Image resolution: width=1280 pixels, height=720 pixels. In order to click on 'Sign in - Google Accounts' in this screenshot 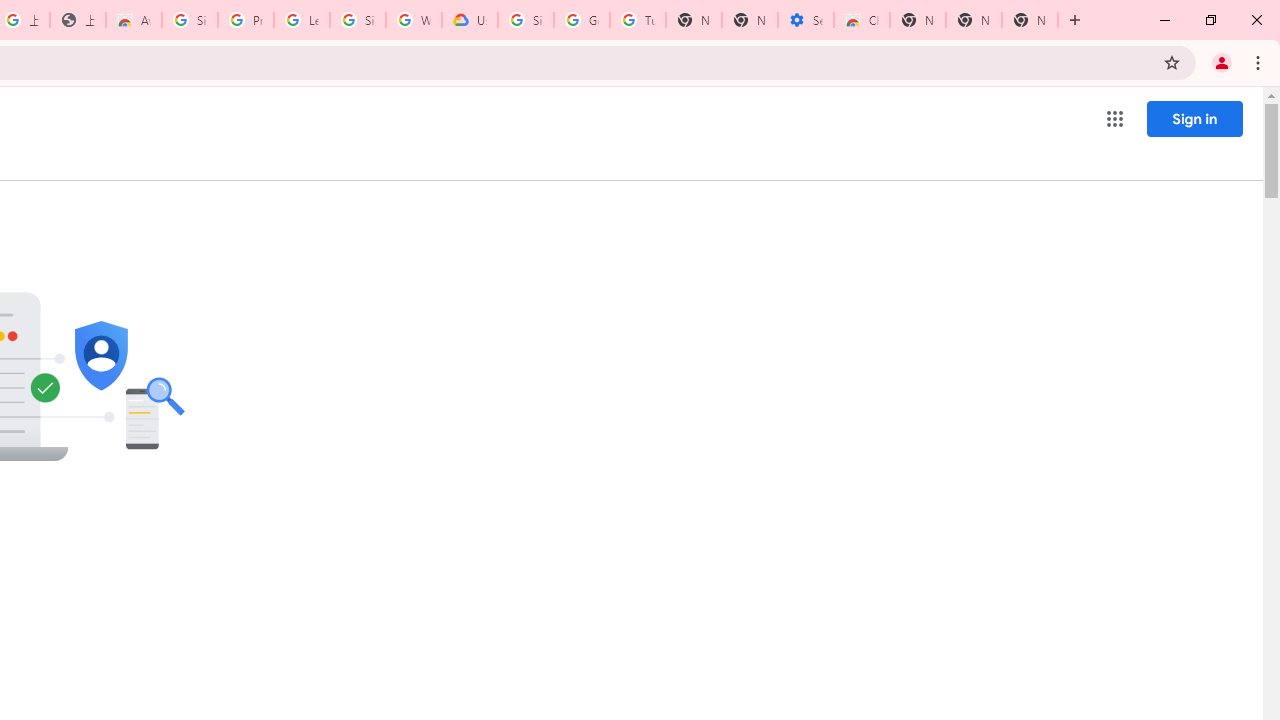, I will do `click(526, 20)`.